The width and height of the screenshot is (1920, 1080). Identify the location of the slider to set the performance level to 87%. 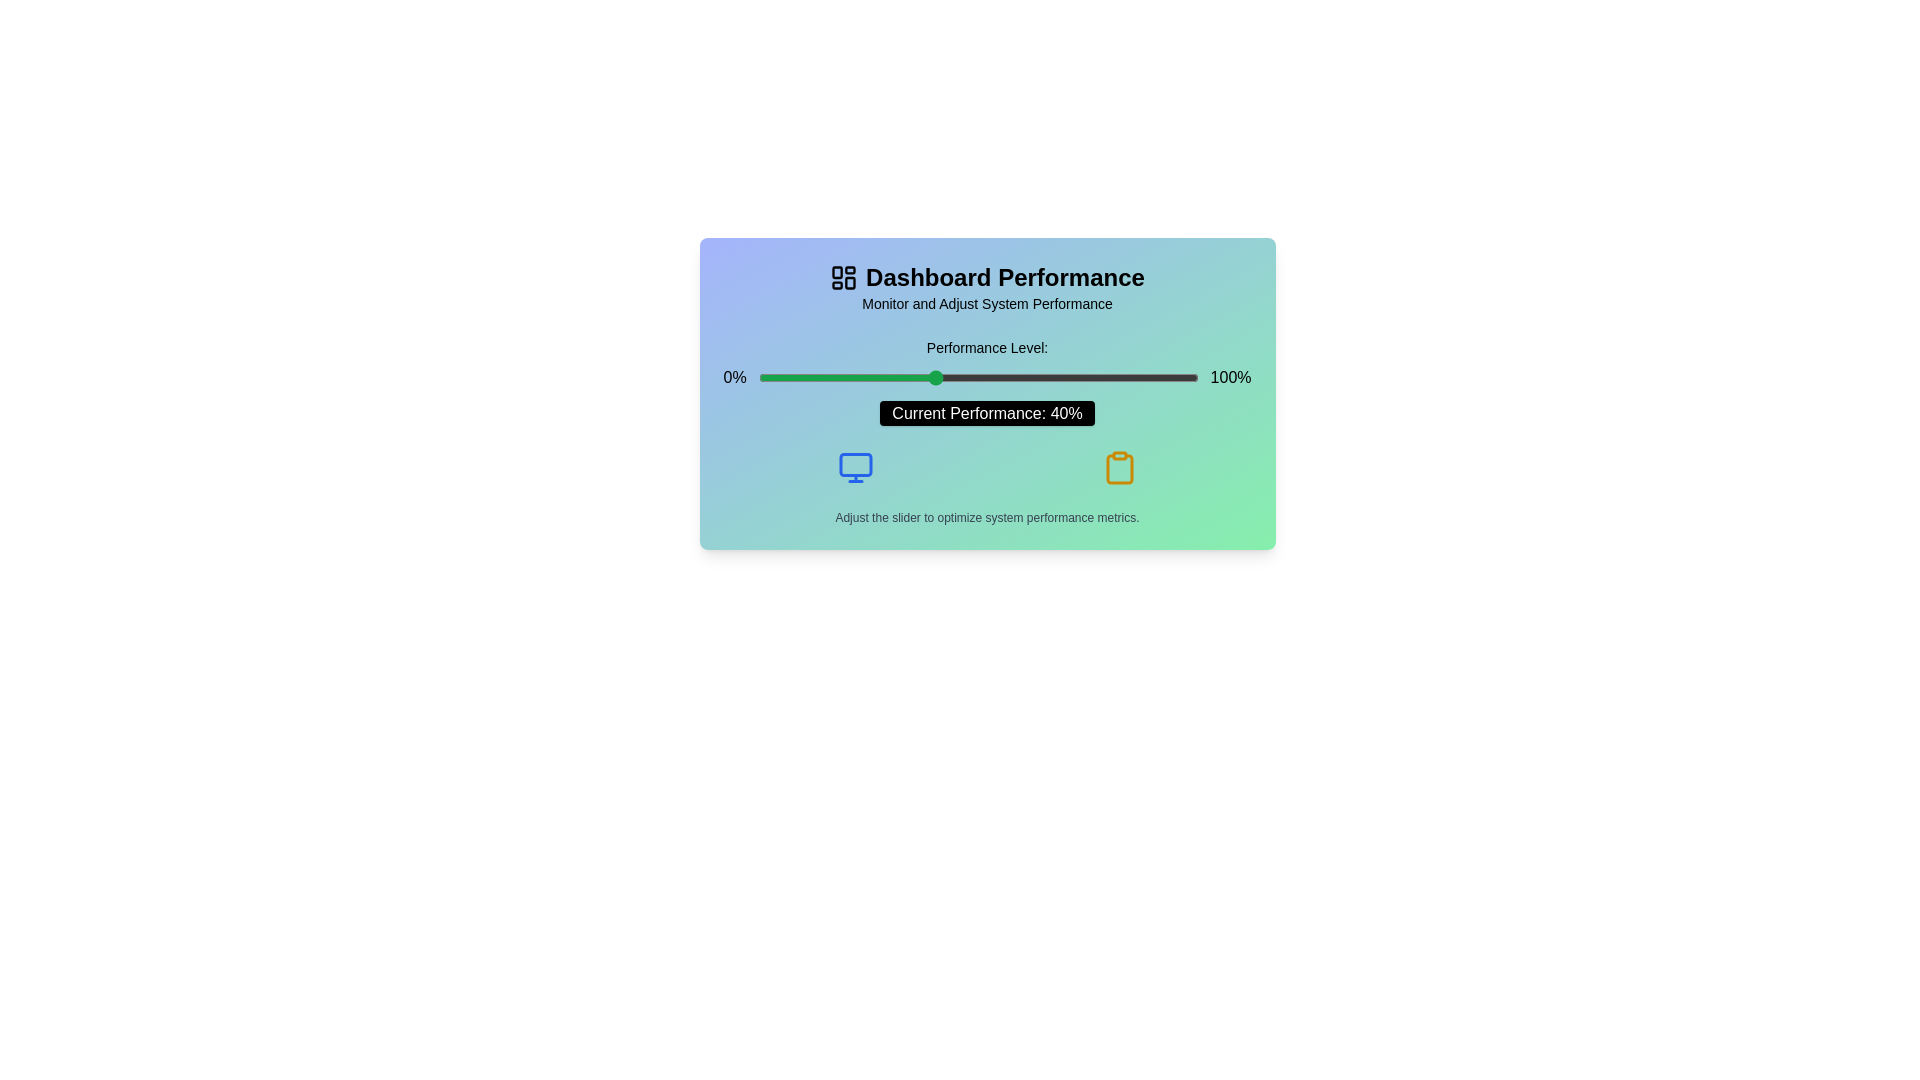
(1141, 378).